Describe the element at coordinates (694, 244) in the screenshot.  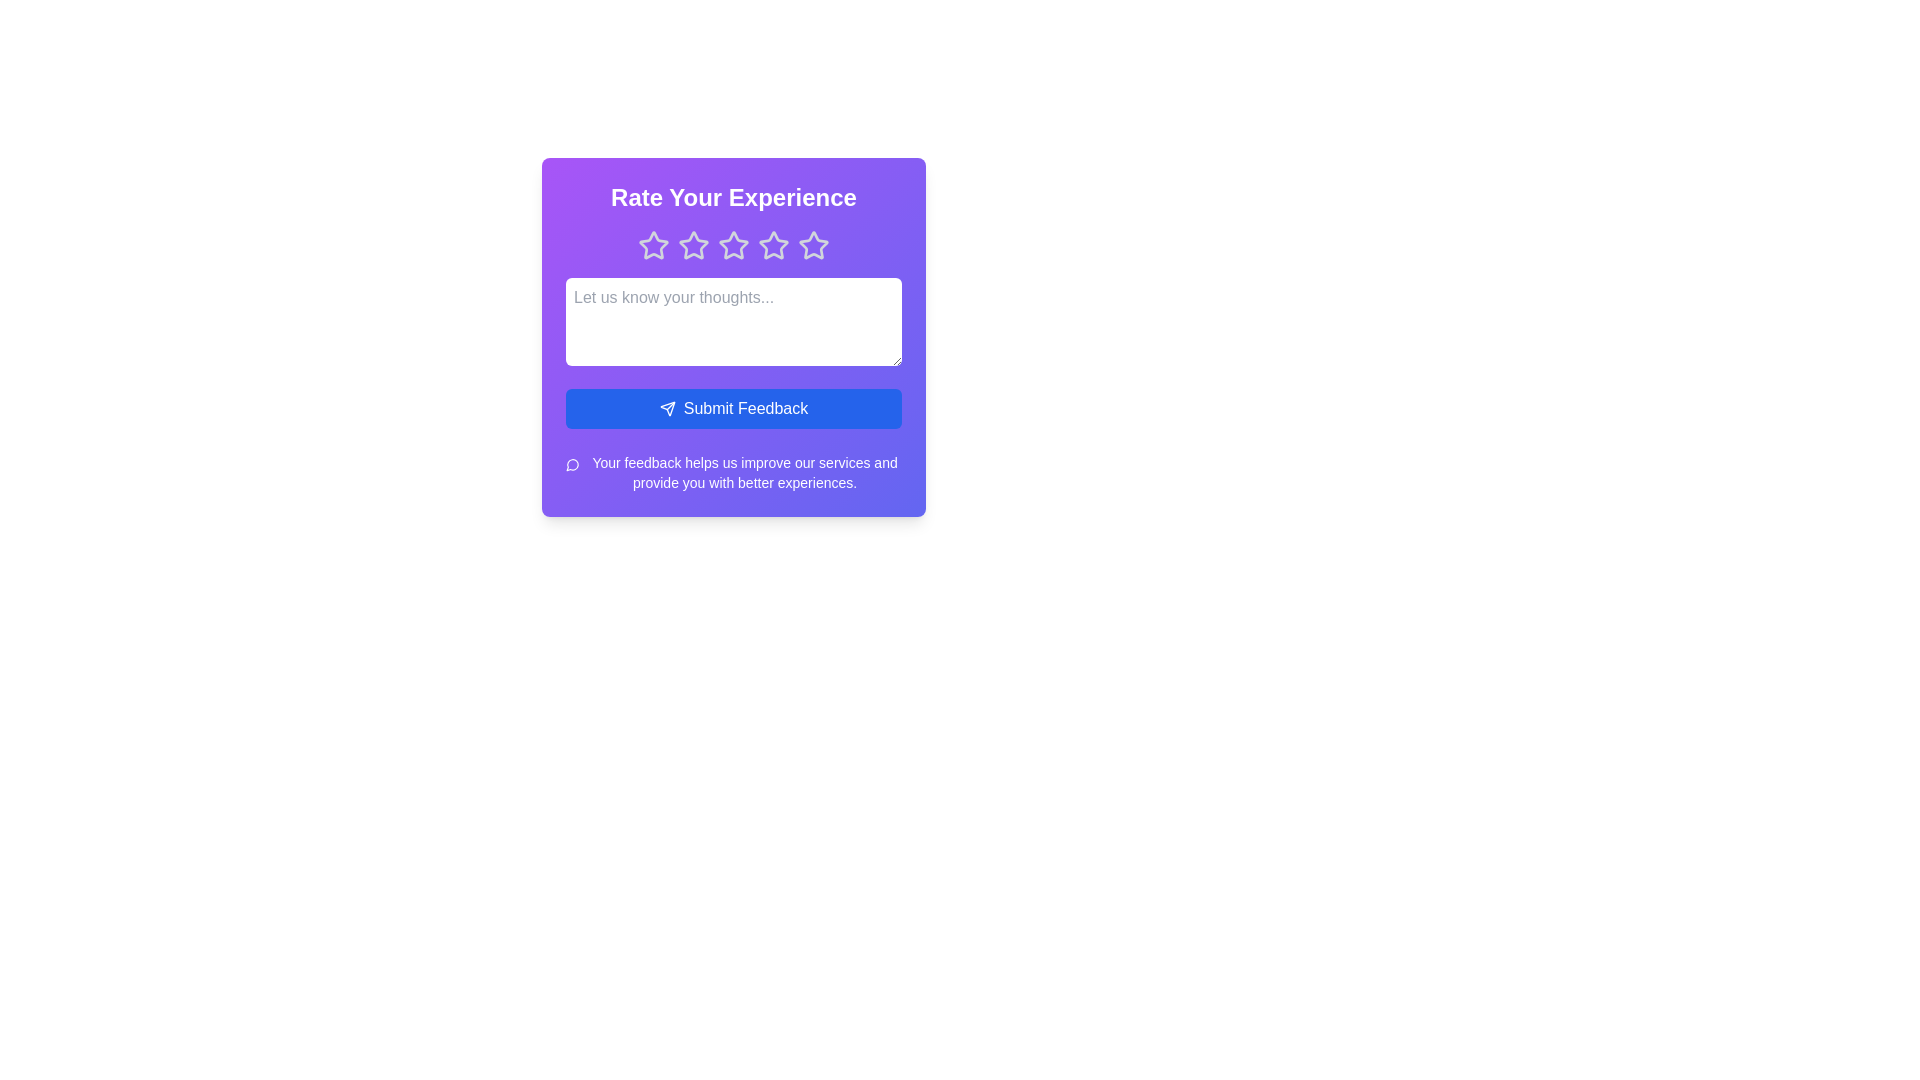
I see `the second star-shaped icon with a purple background and grayish borders in the 'Rate Your Experience' panel to rate` at that location.